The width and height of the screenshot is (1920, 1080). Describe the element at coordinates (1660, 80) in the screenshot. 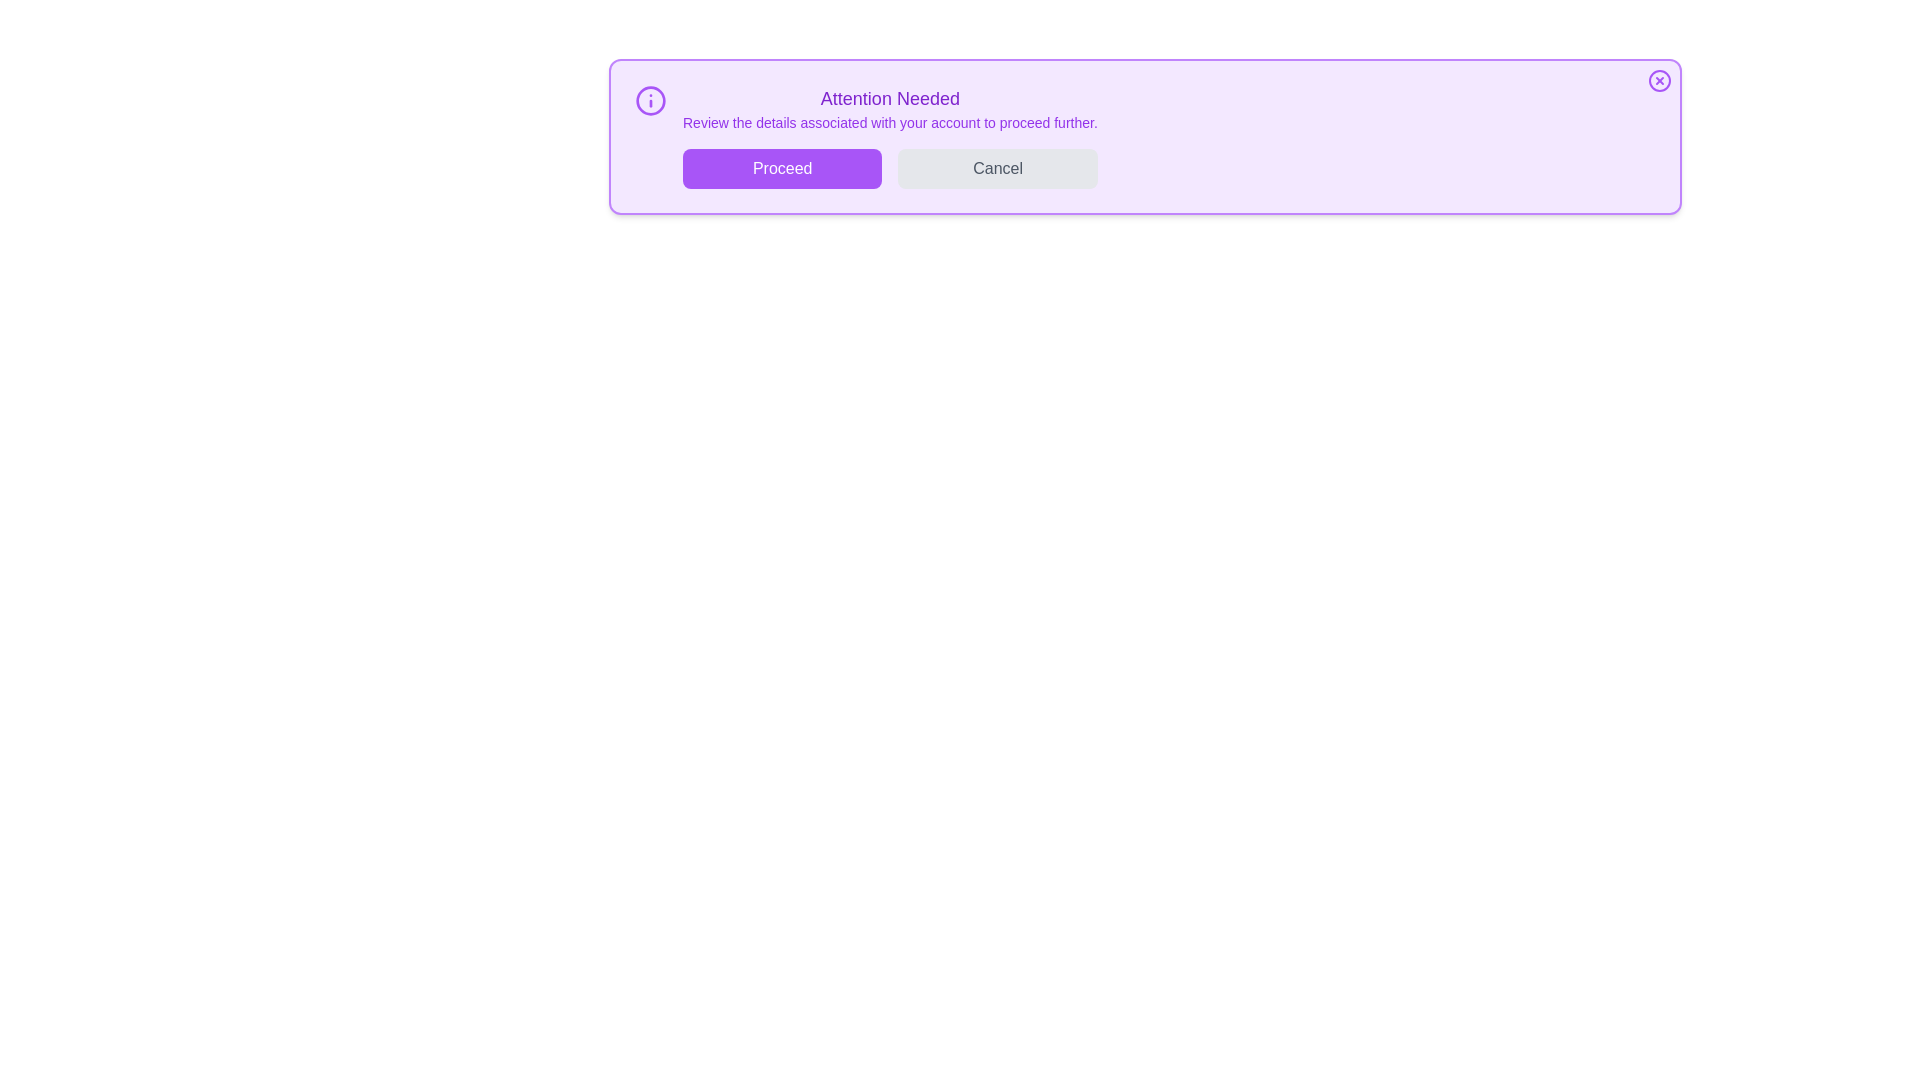

I see `the close button located at the top-right corner of the alert` at that location.